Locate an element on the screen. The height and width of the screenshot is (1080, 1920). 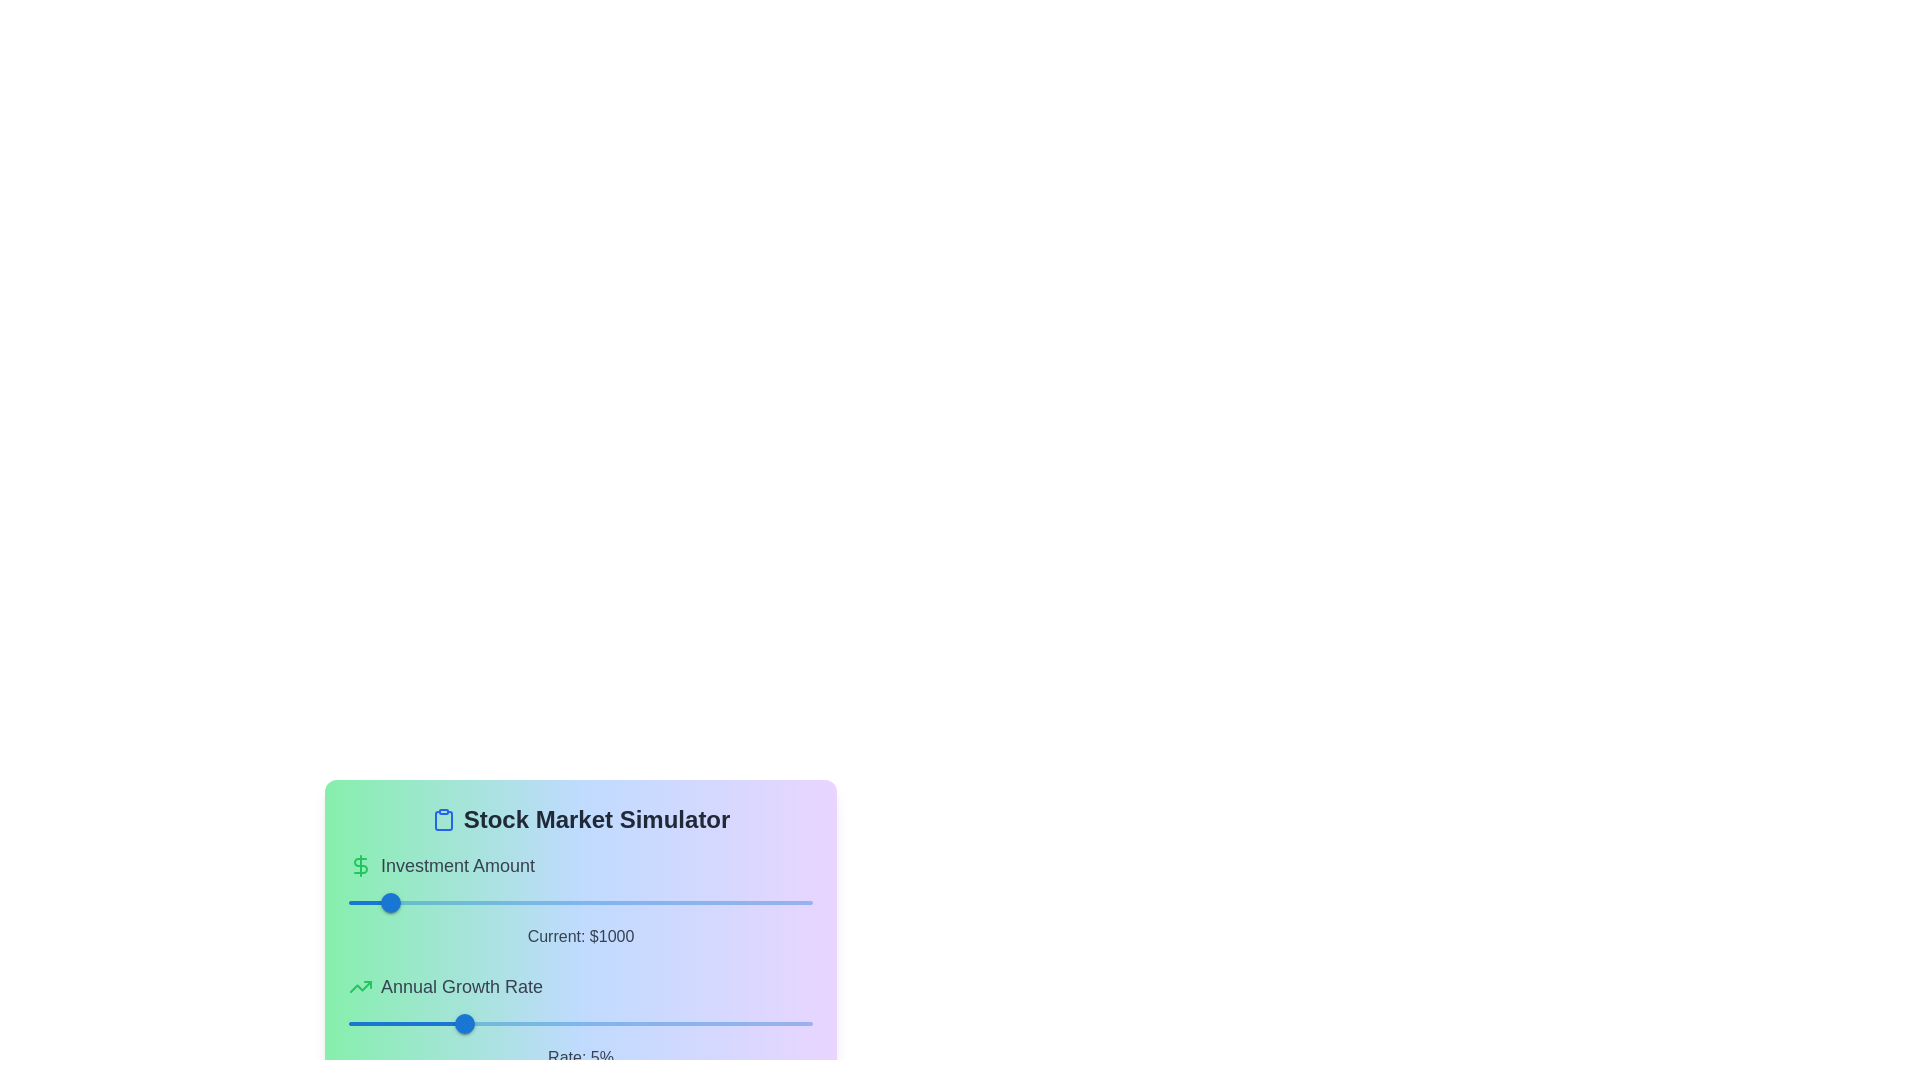
the annual growth rate is located at coordinates (788, 1023).